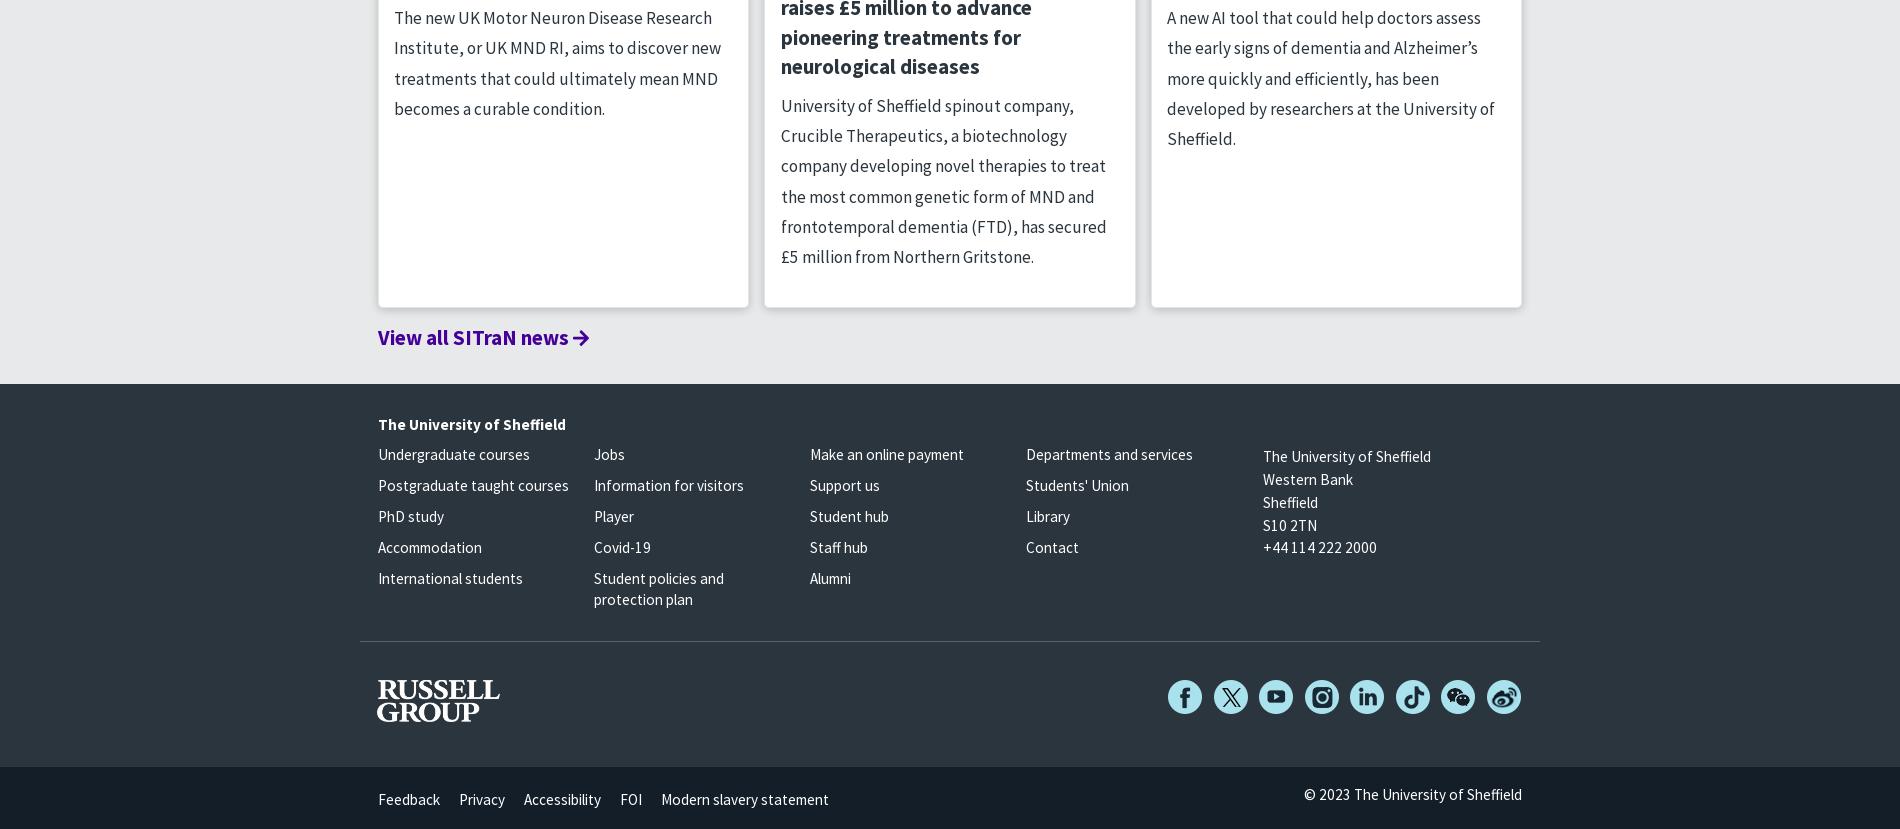 The width and height of the screenshot is (1900, 829). What do you see at coordinates (1317, 547) in the screenshot?
I see `'+44 114 222 2000'` at bounding box center [1317, 547].